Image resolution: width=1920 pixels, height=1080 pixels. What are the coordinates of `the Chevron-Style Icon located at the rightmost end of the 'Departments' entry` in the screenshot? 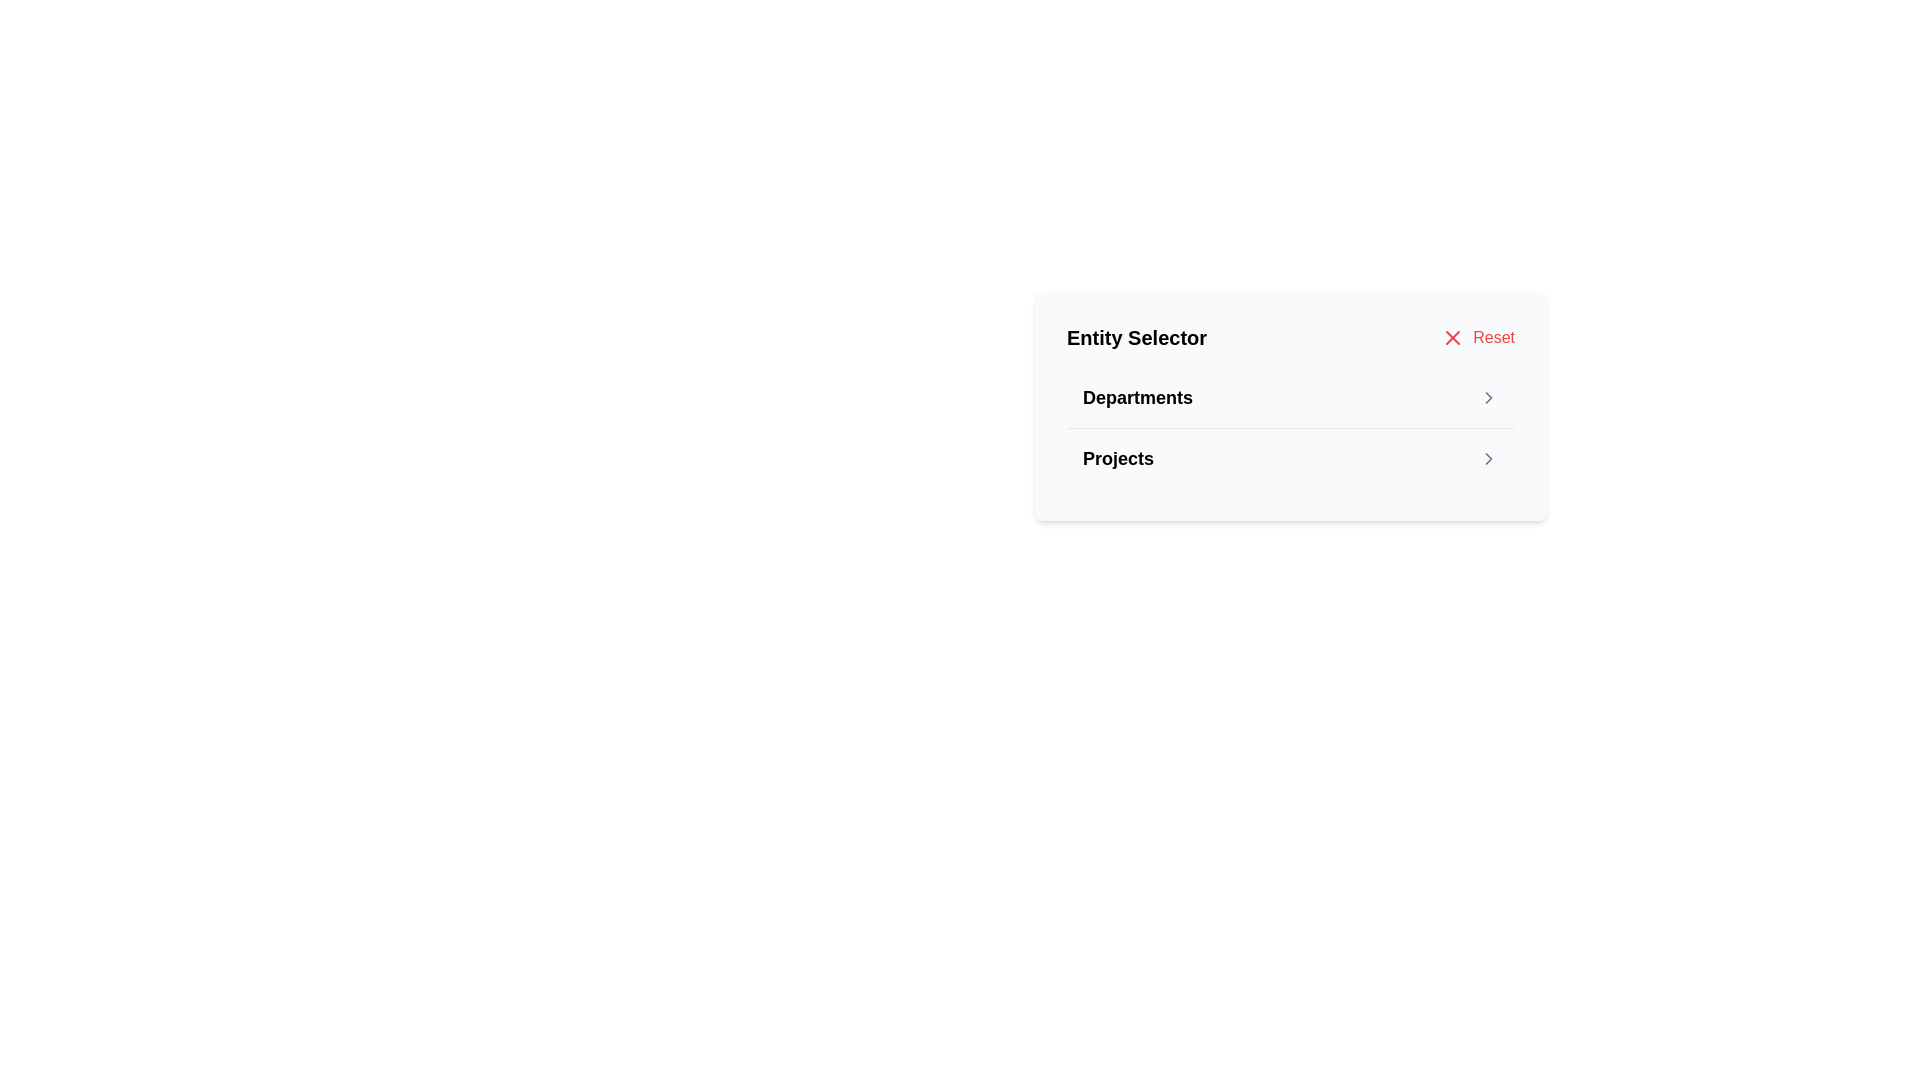 It's located at (1488, 397).